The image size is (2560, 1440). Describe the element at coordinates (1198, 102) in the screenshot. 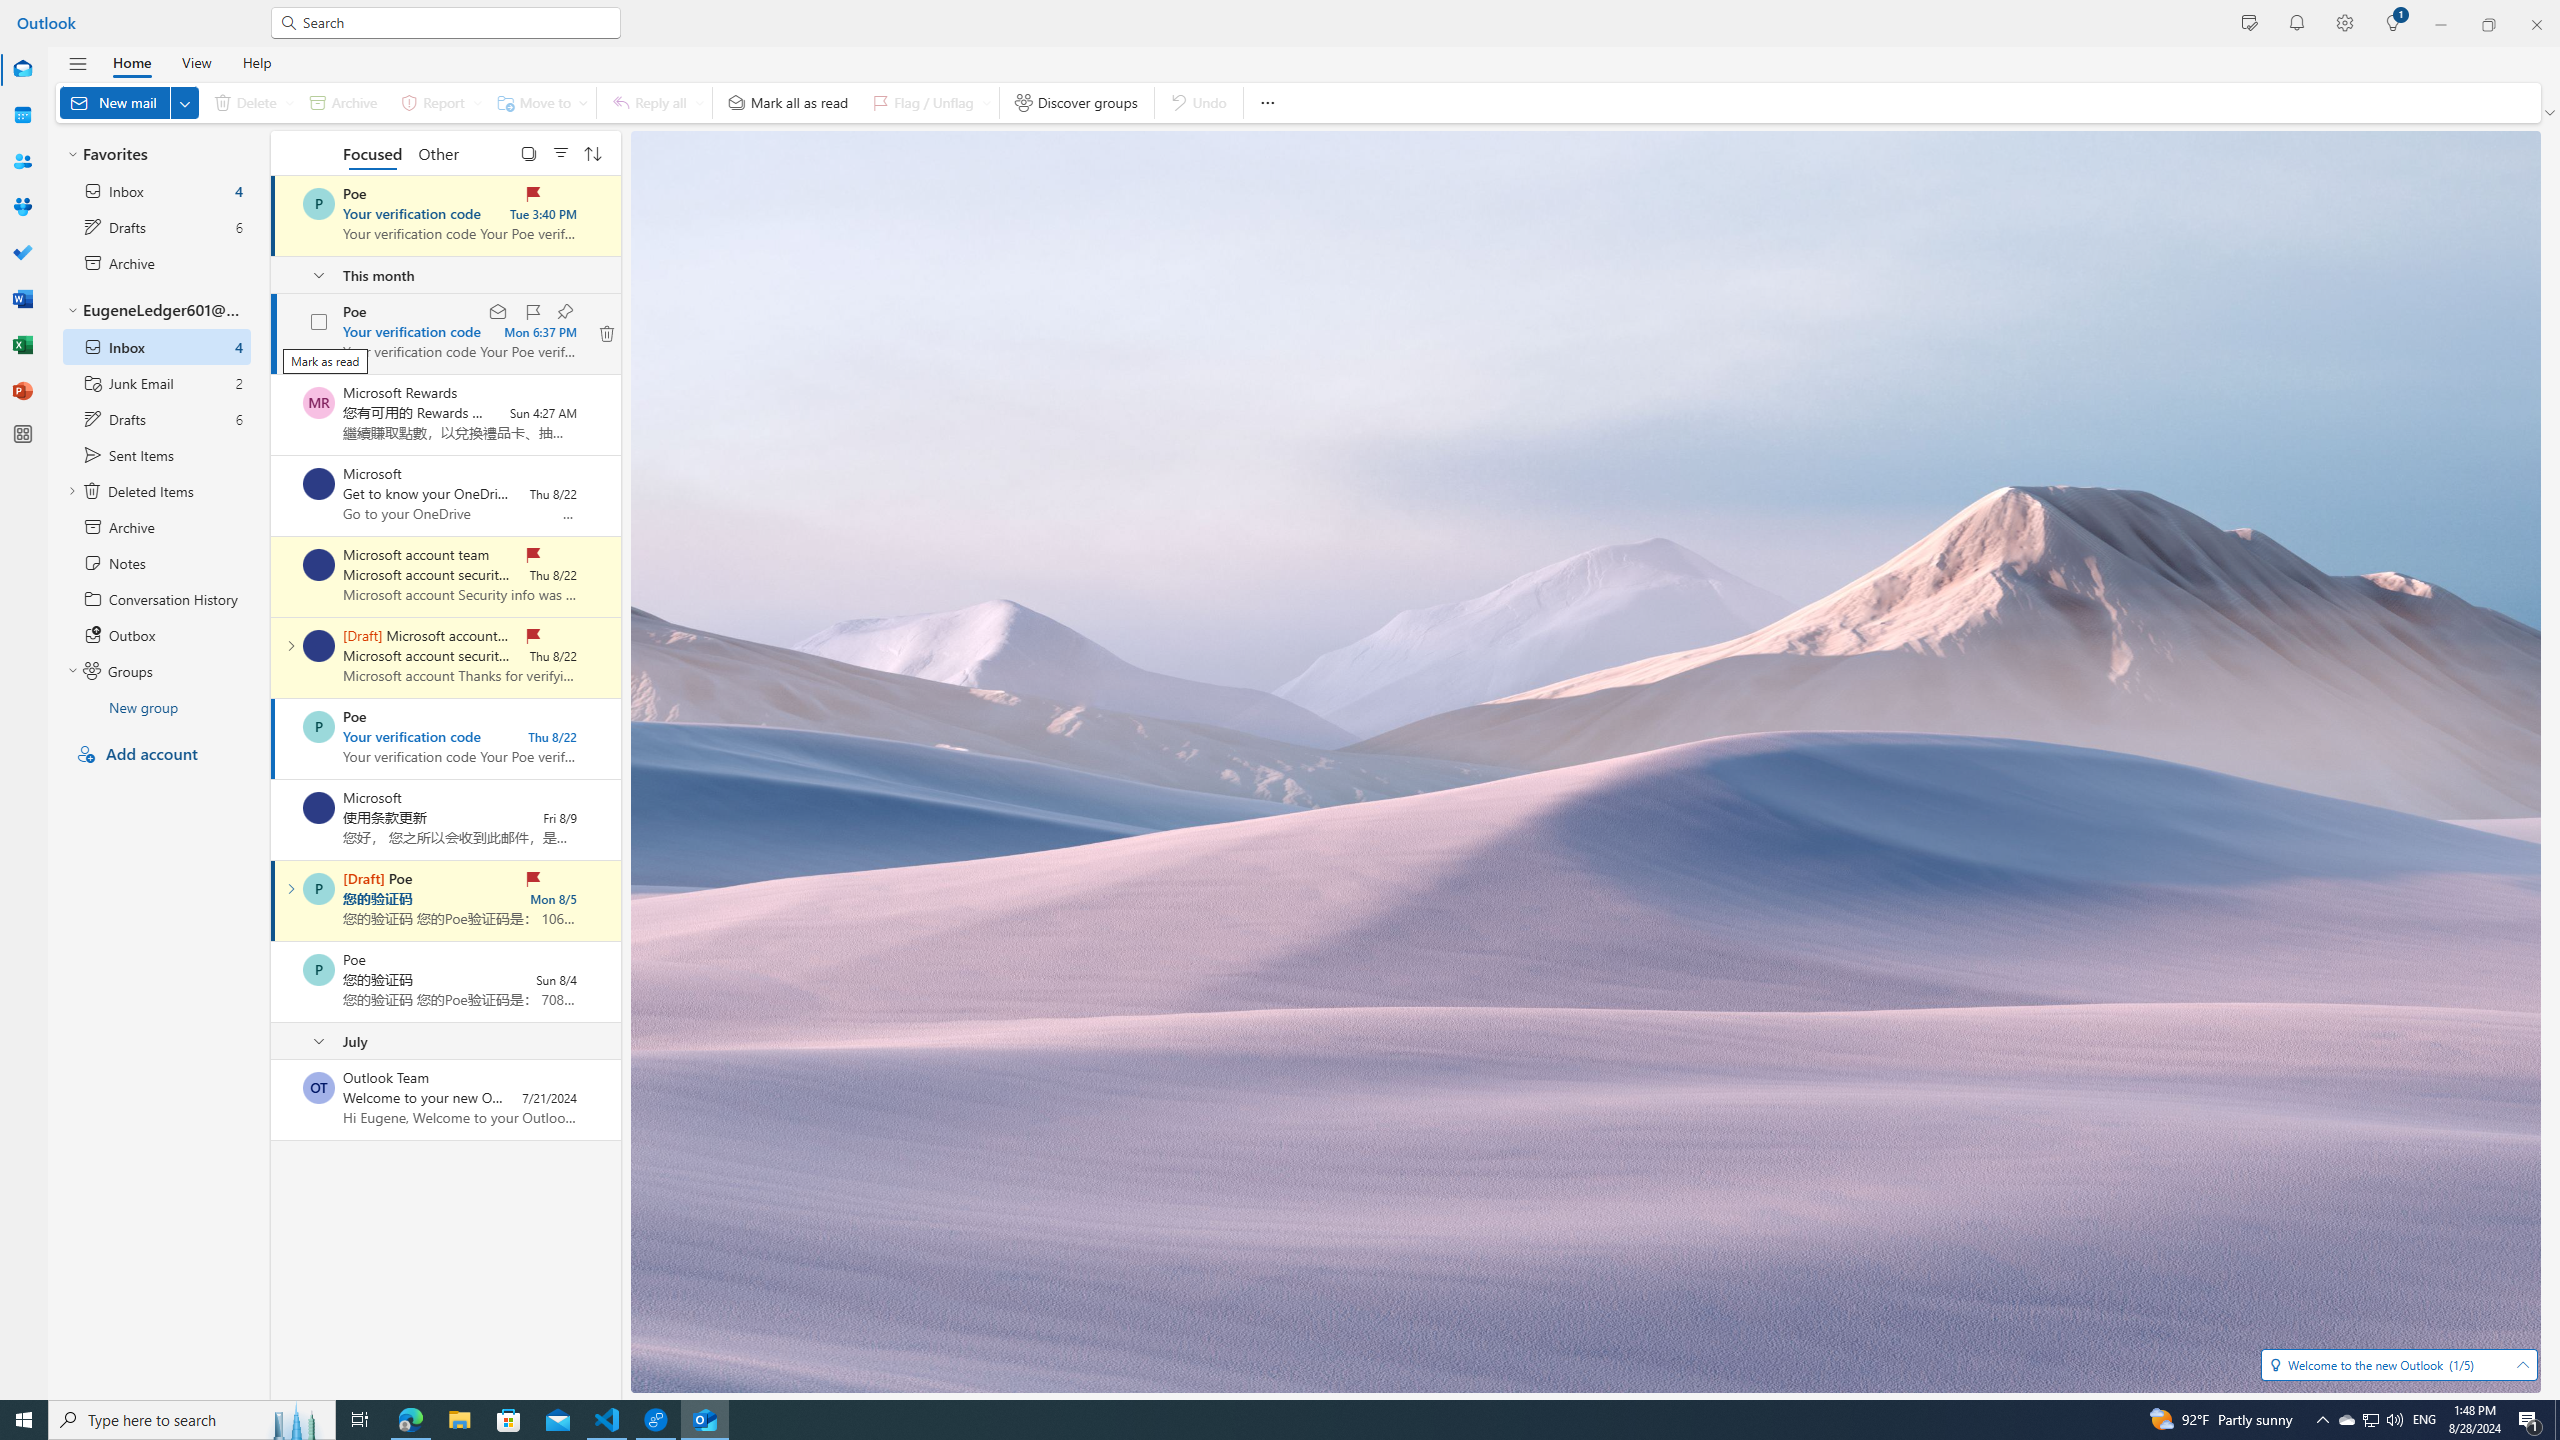

I see `'Undo'` at that location.